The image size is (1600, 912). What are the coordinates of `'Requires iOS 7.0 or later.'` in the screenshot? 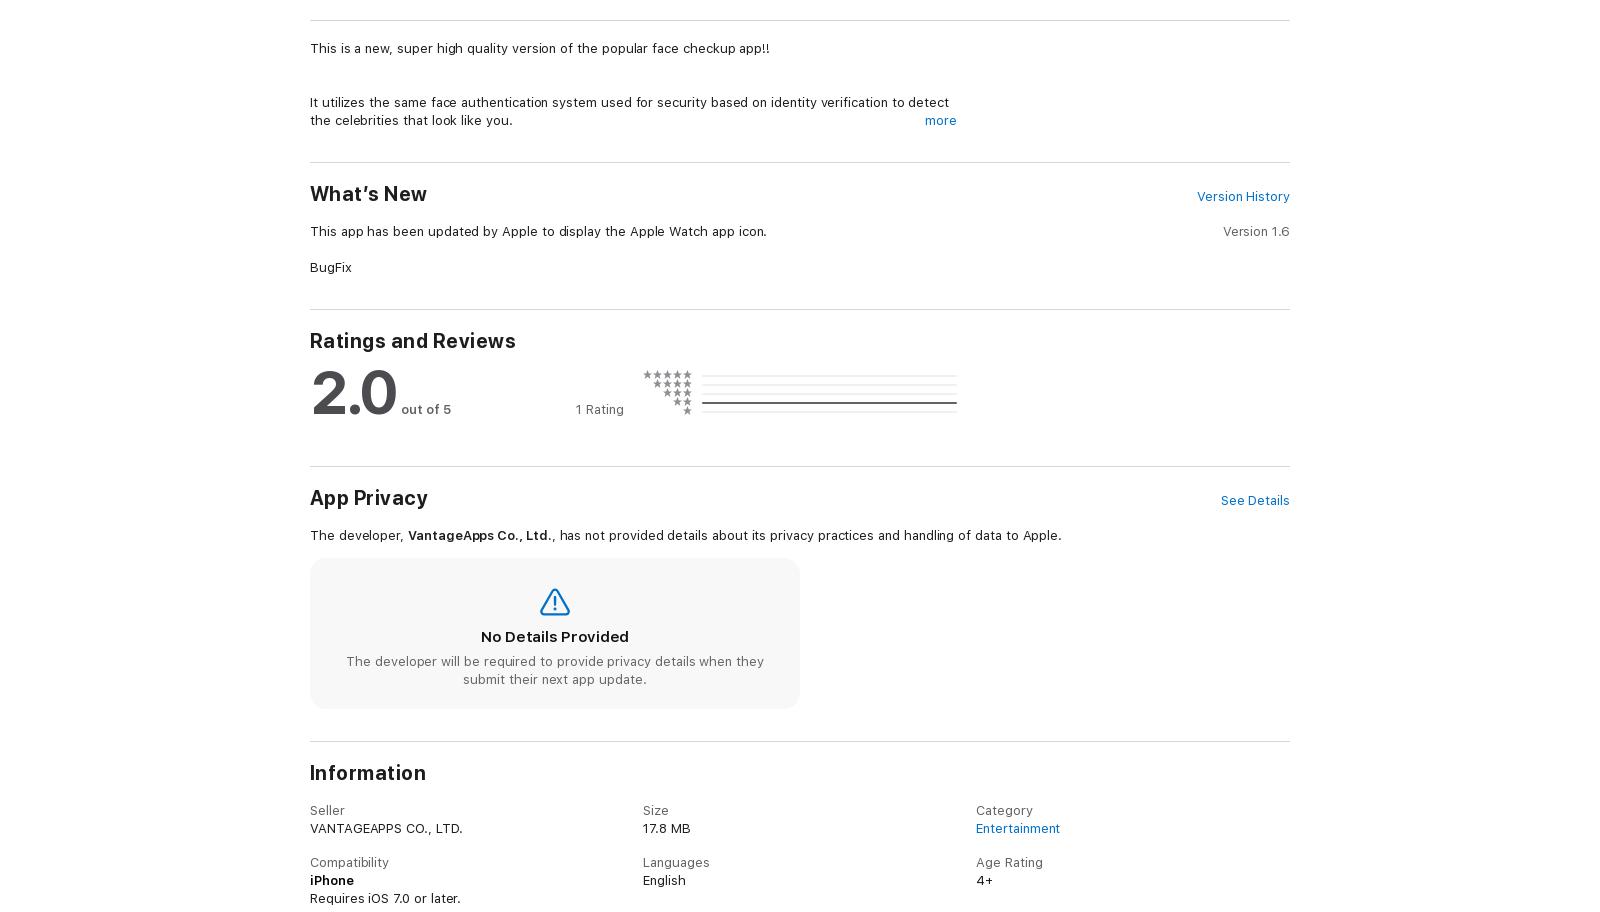 It's located at (385, 897).